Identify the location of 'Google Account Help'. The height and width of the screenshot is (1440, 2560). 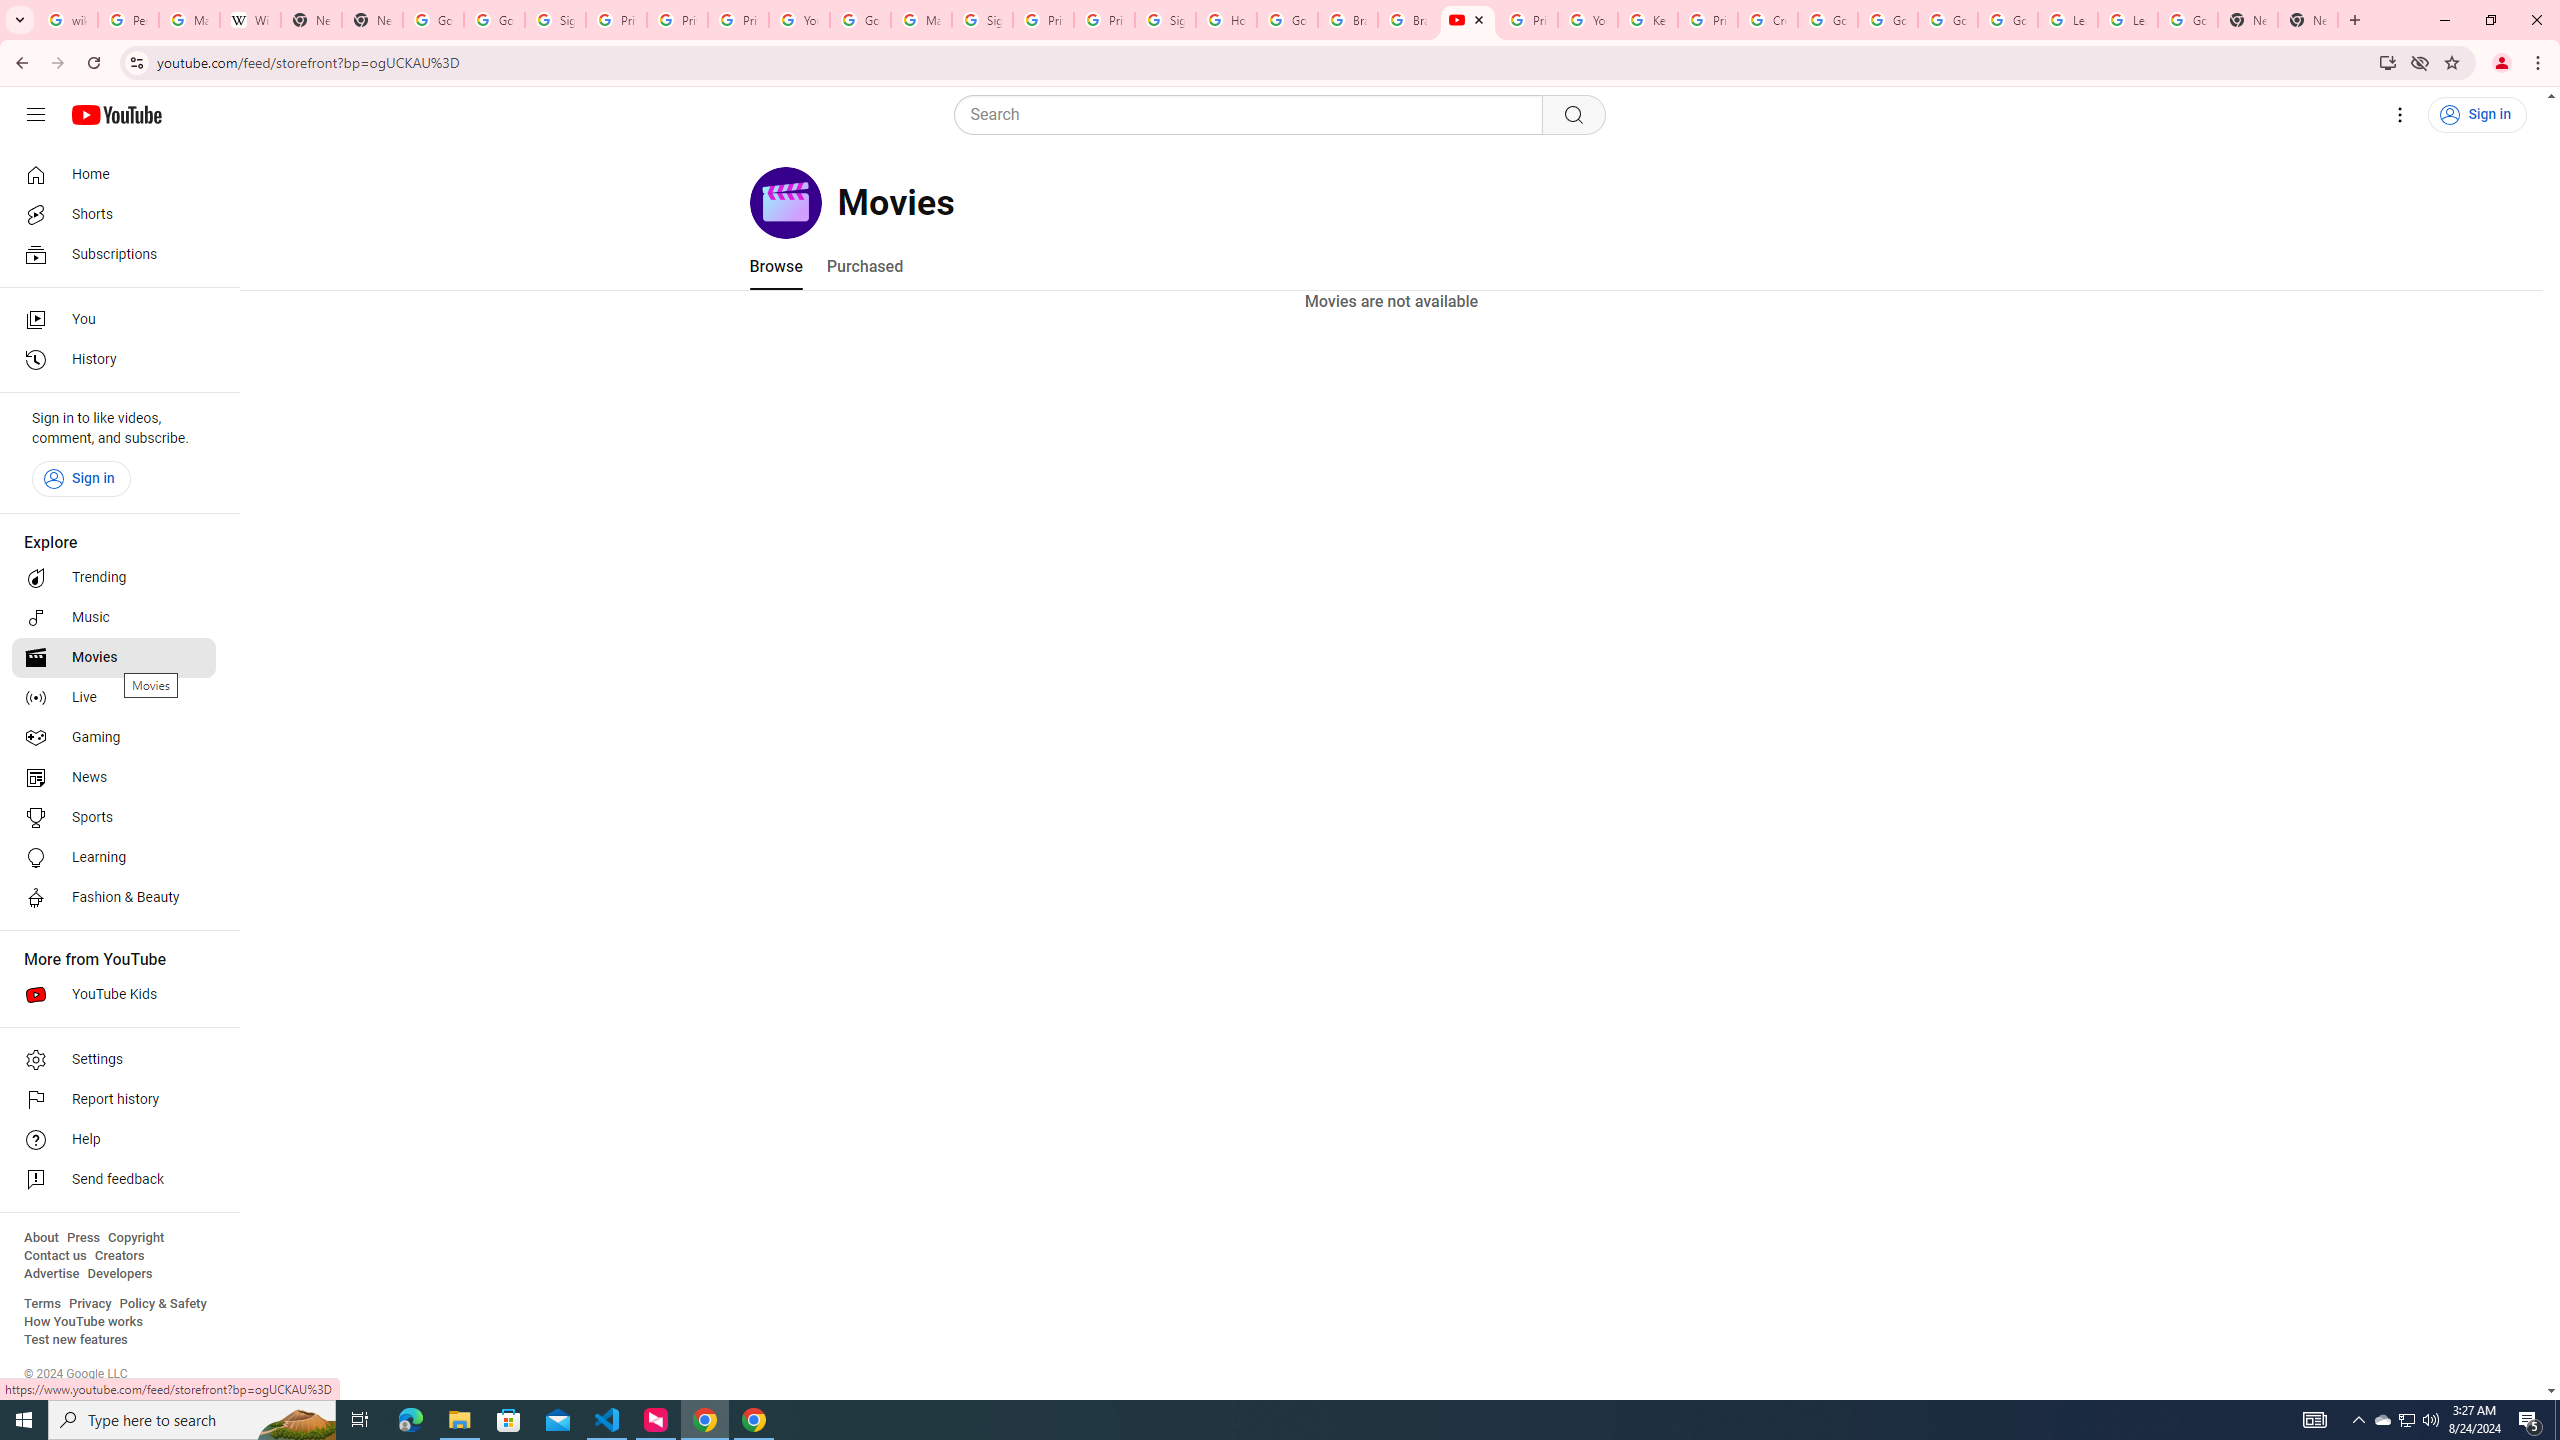
(1887, 19).